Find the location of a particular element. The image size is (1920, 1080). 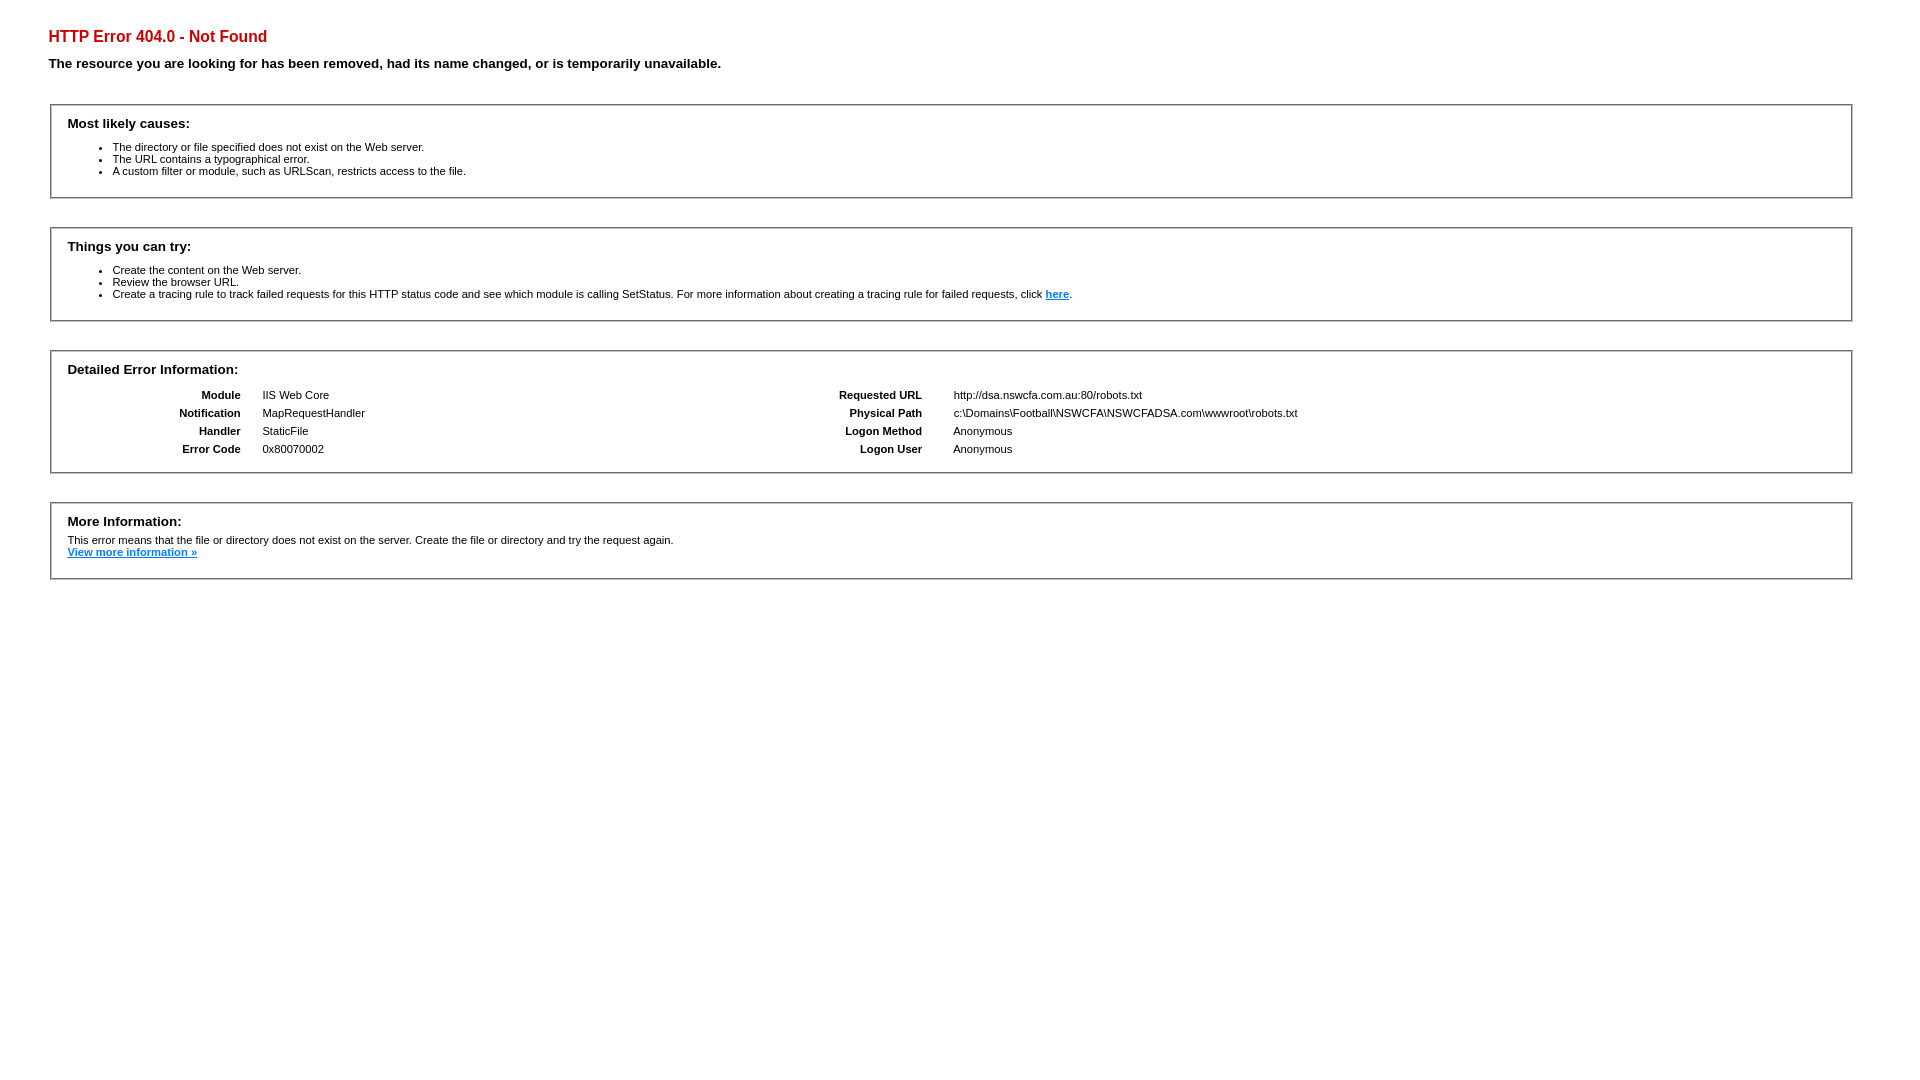

'here' is located at coordinates (1056, 293).